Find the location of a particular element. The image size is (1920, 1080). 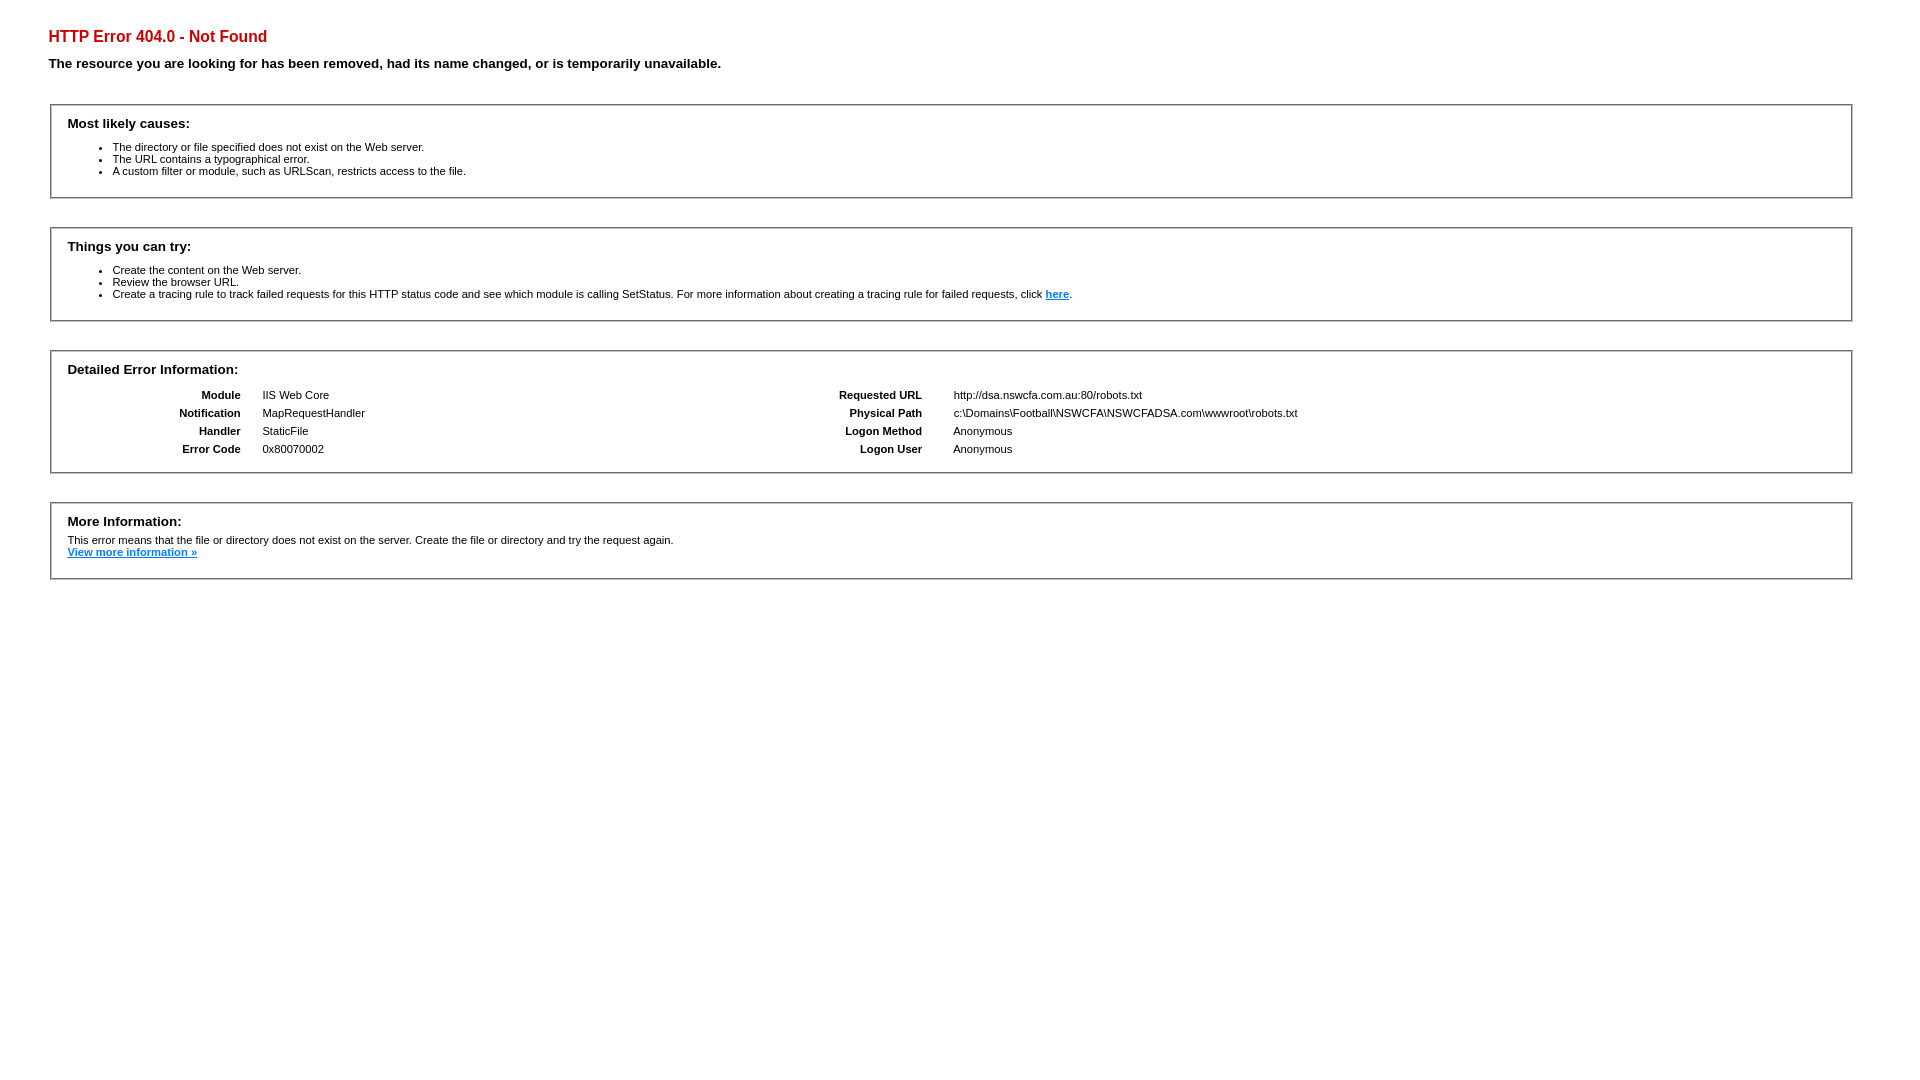

'here' is located at coordinates (1056, 293).